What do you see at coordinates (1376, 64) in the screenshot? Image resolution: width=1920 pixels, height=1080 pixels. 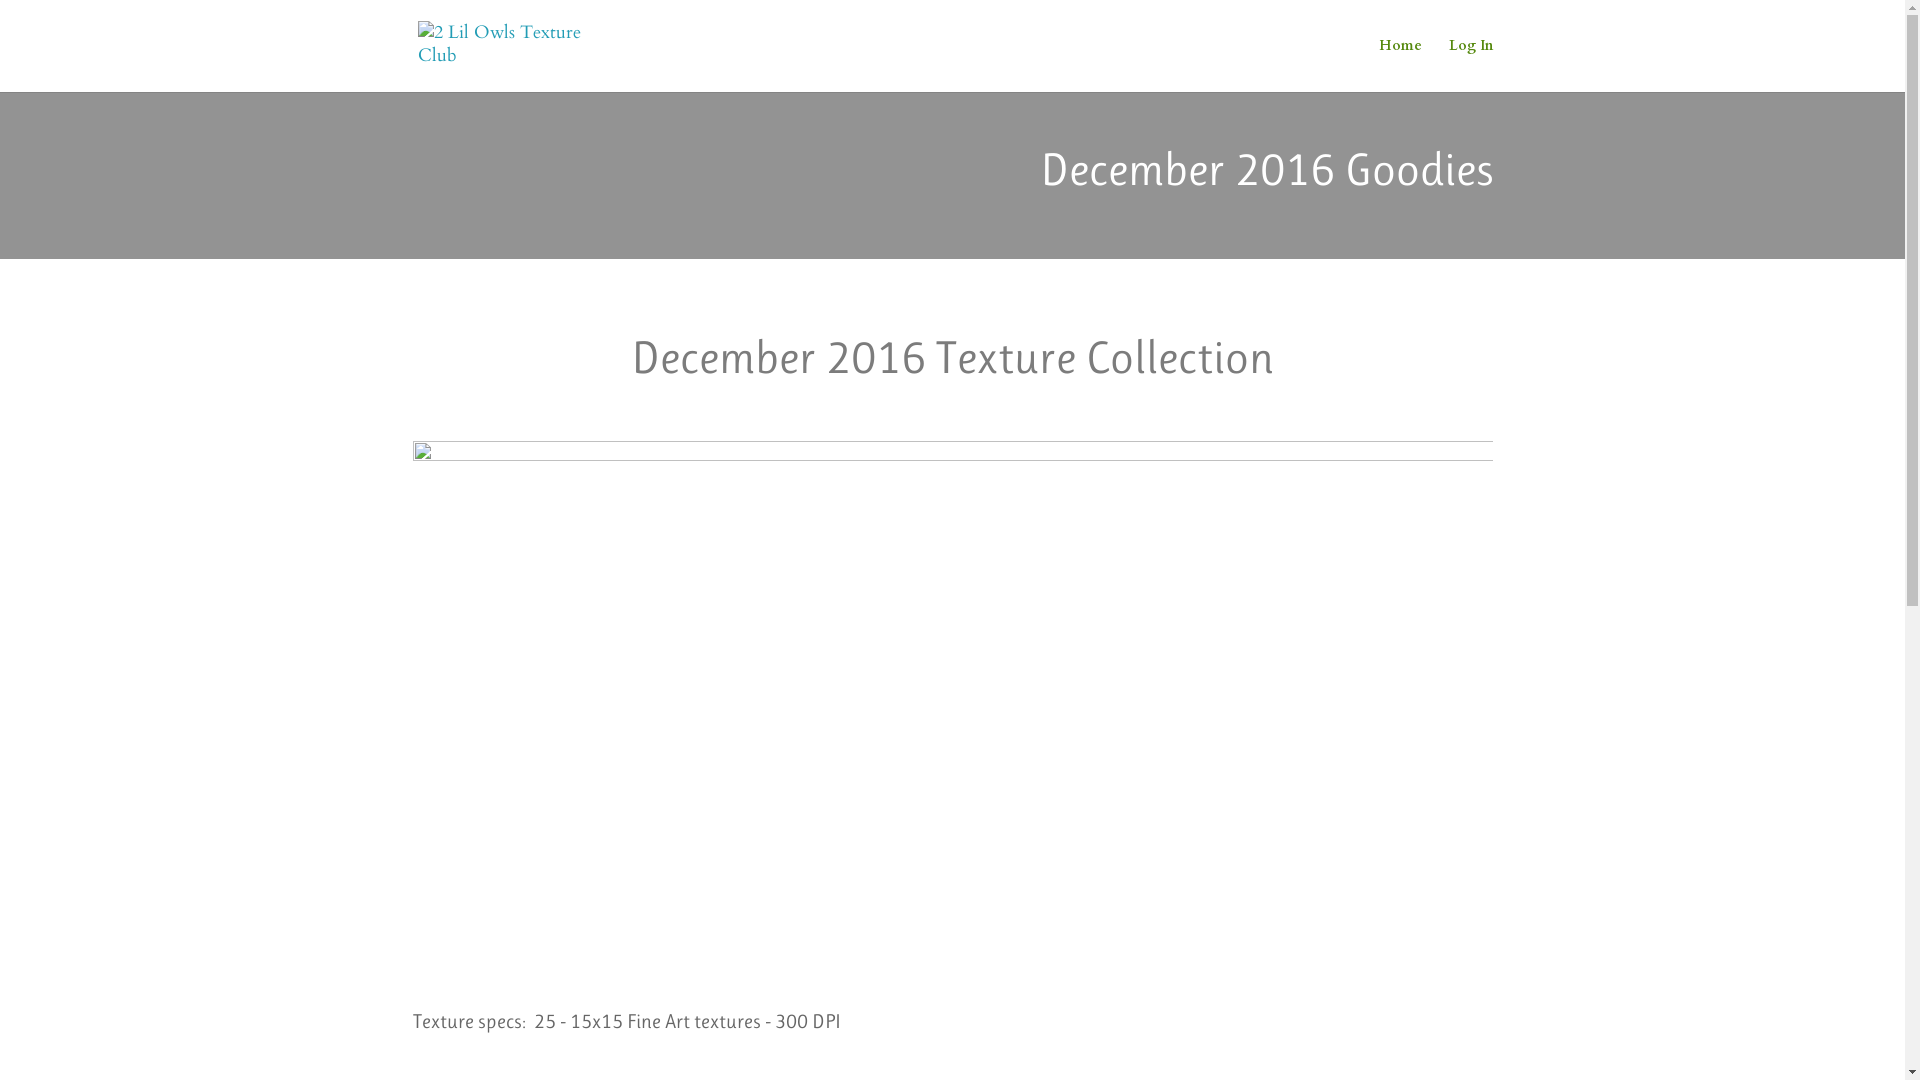 I see `'Home'` at bounding box center [1376, 64].